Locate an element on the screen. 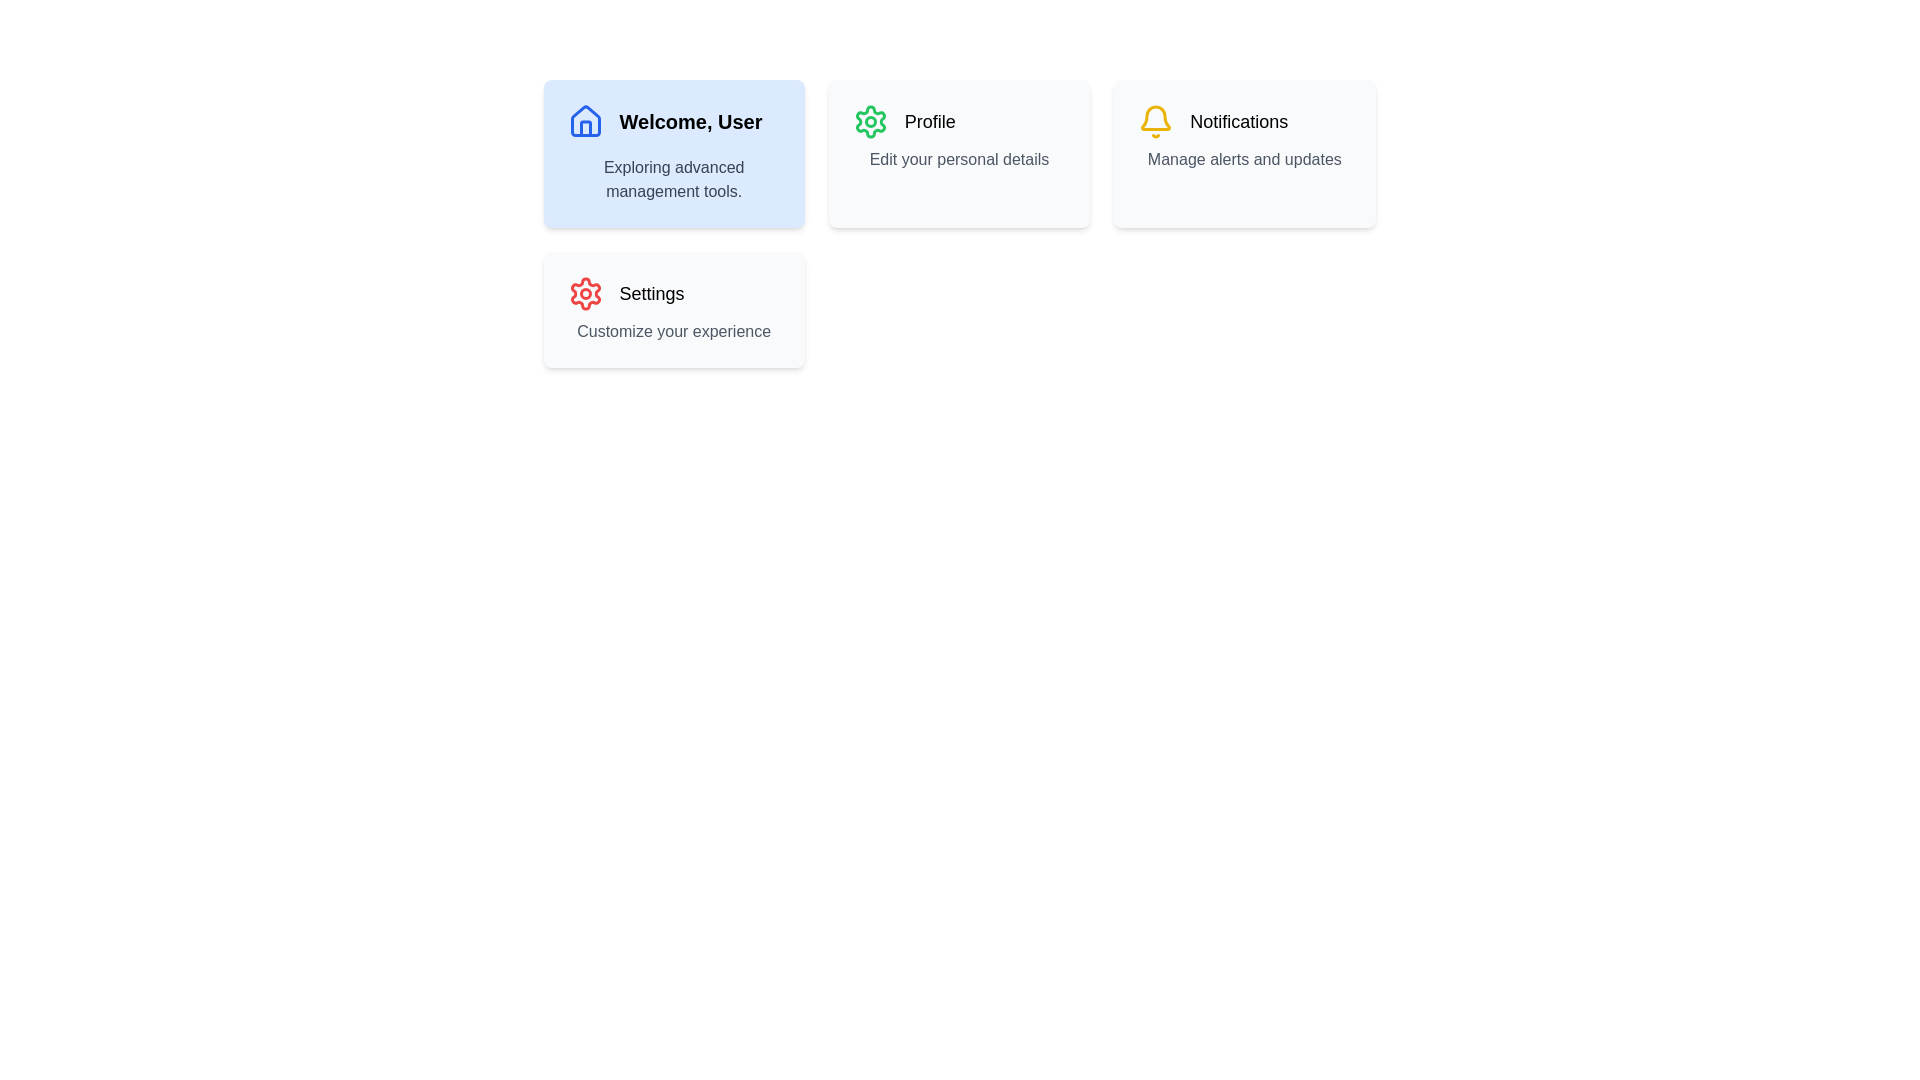  the Text Header with Icon that serves as a greeting and title for the card, positioned at the topmost component of the card in the leftmost column of the grid is located at coordinates (674, 122).